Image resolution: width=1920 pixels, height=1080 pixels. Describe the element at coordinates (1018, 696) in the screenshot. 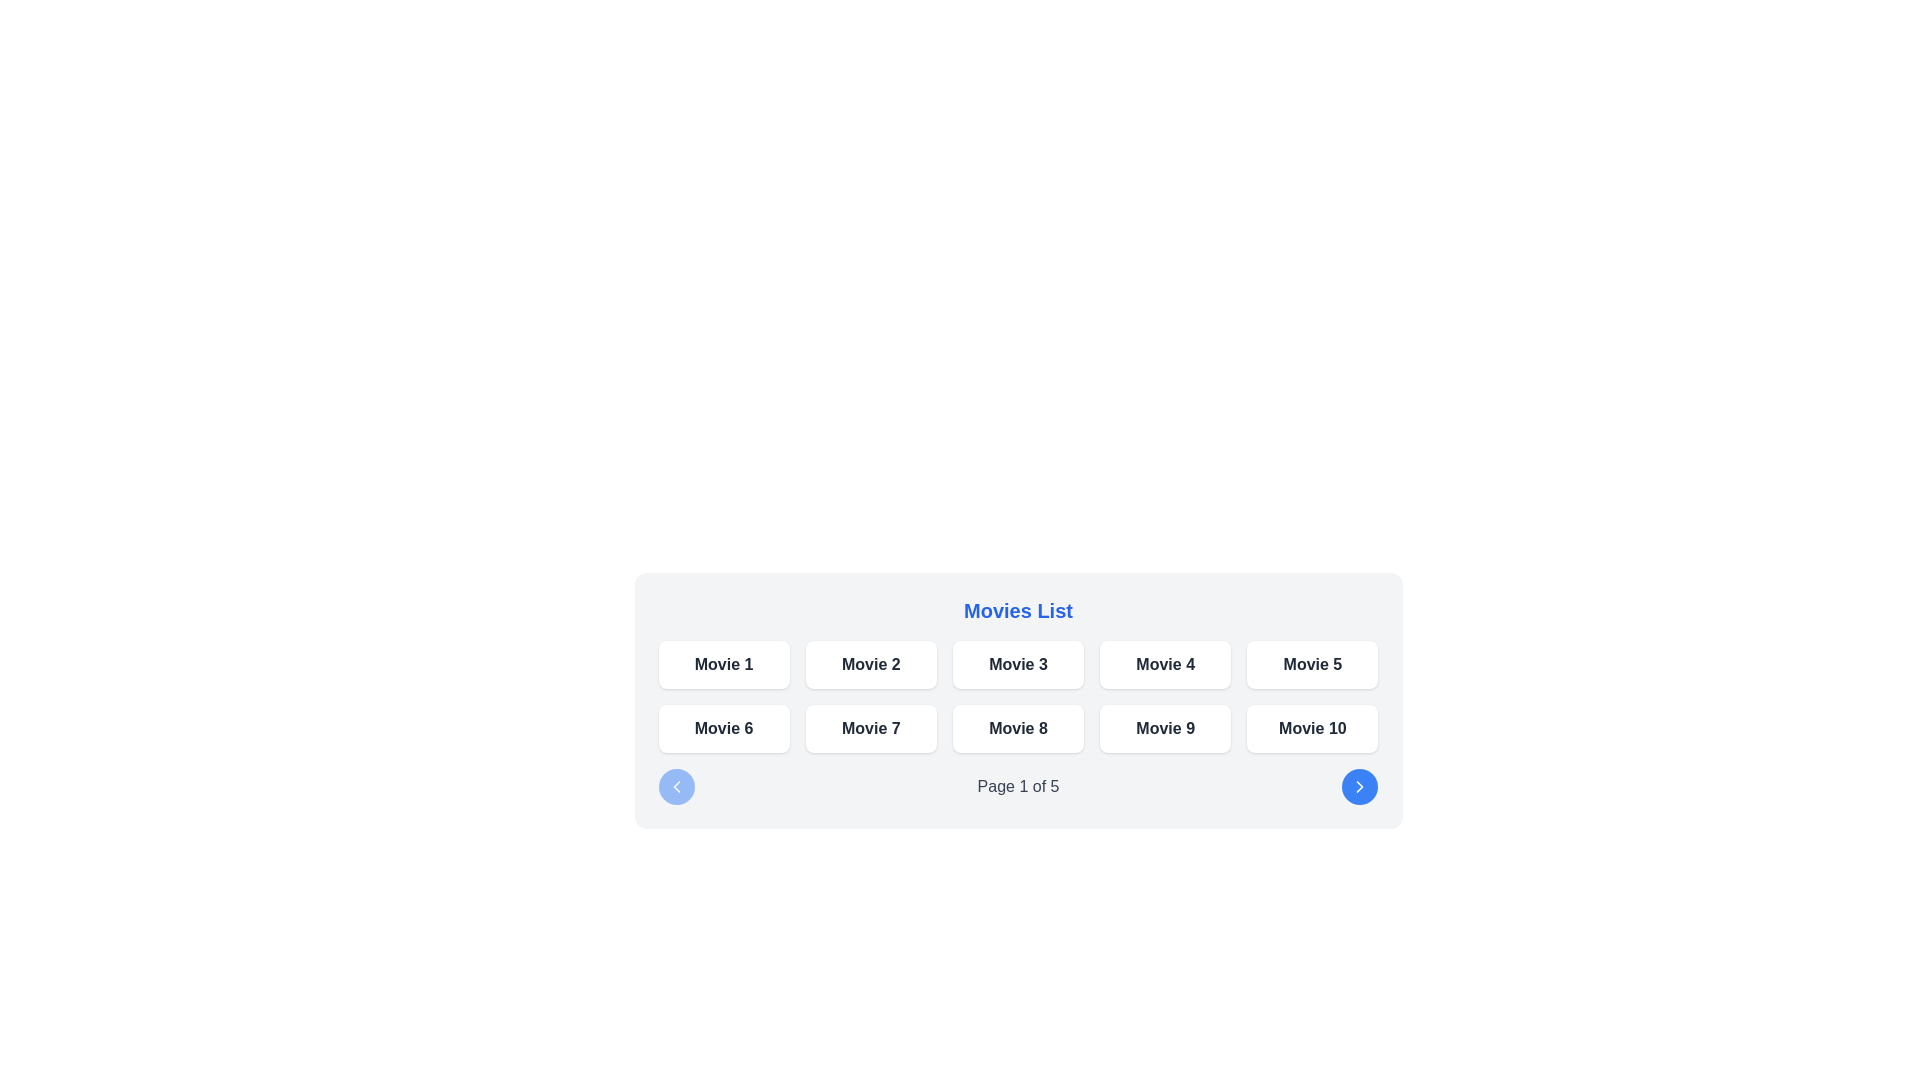

I see `the button labeled 'Movie 1' through 'Movie 10' within the grid titled 'Movies List'` at that location.